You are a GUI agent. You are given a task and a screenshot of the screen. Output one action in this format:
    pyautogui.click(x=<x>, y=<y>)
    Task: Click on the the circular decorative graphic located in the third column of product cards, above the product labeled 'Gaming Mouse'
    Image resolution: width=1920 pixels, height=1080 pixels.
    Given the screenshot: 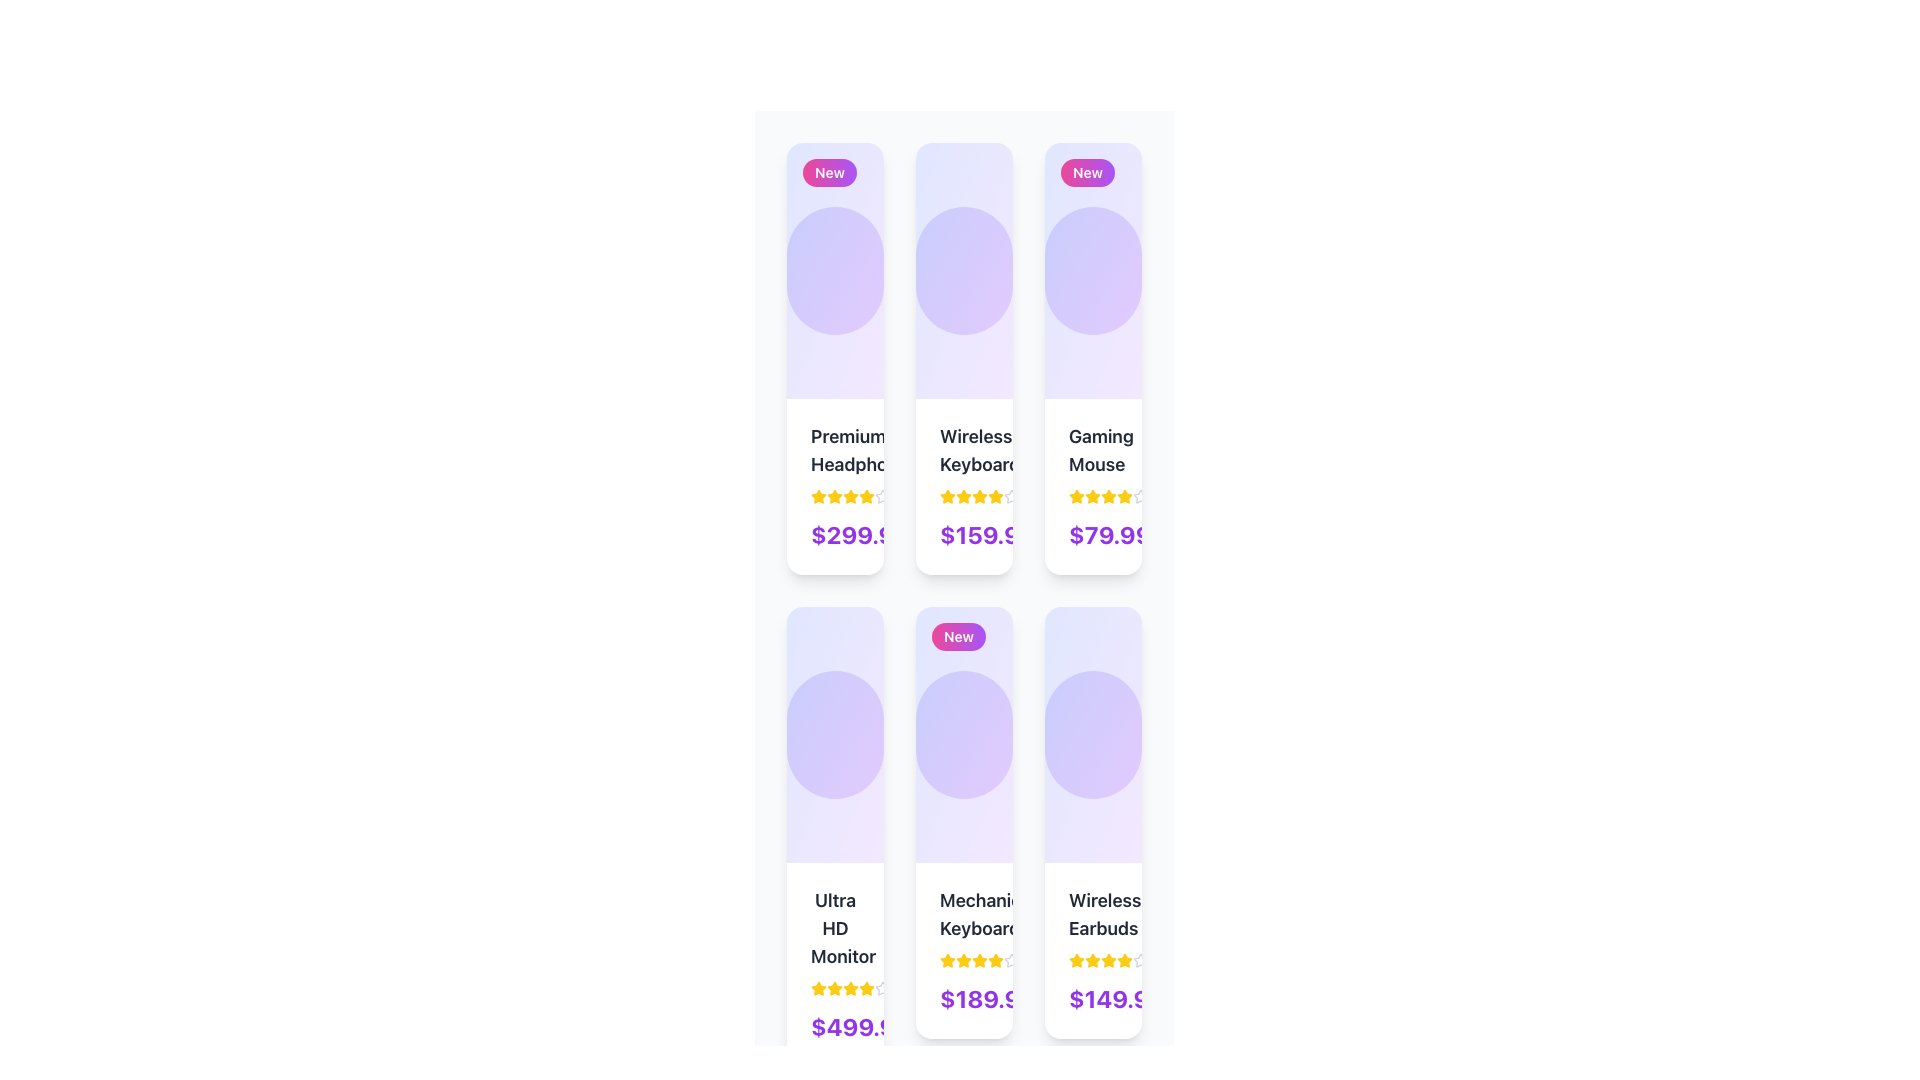 What is the action you would take?
    pyautogui.click(x=1092, y=270)
    